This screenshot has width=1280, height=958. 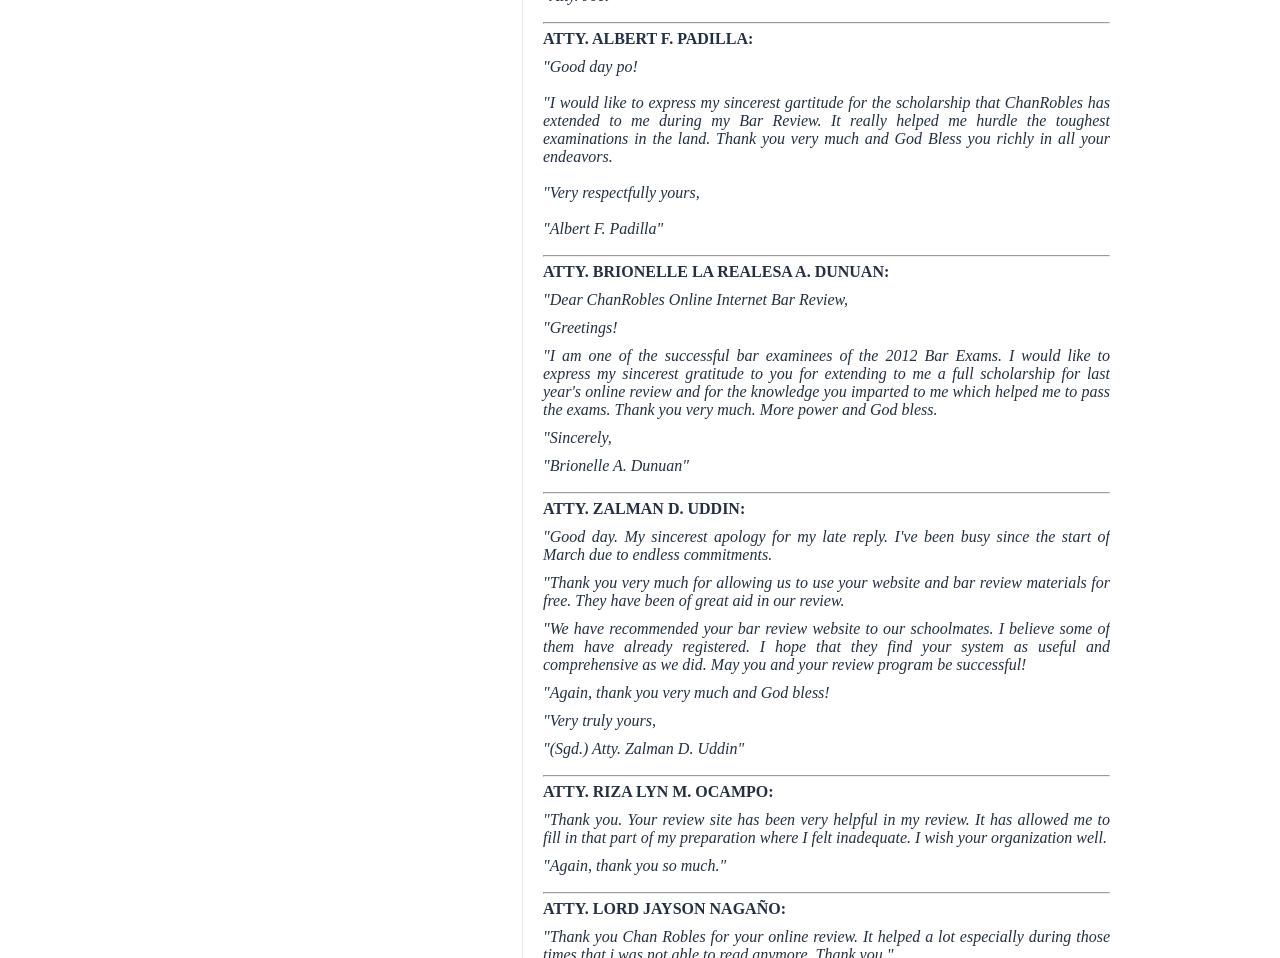 What do you see at coordinates (598, 227) in the screenshot?
I see `'"Albert F. Padilla'` at bounding box center [598, 227].